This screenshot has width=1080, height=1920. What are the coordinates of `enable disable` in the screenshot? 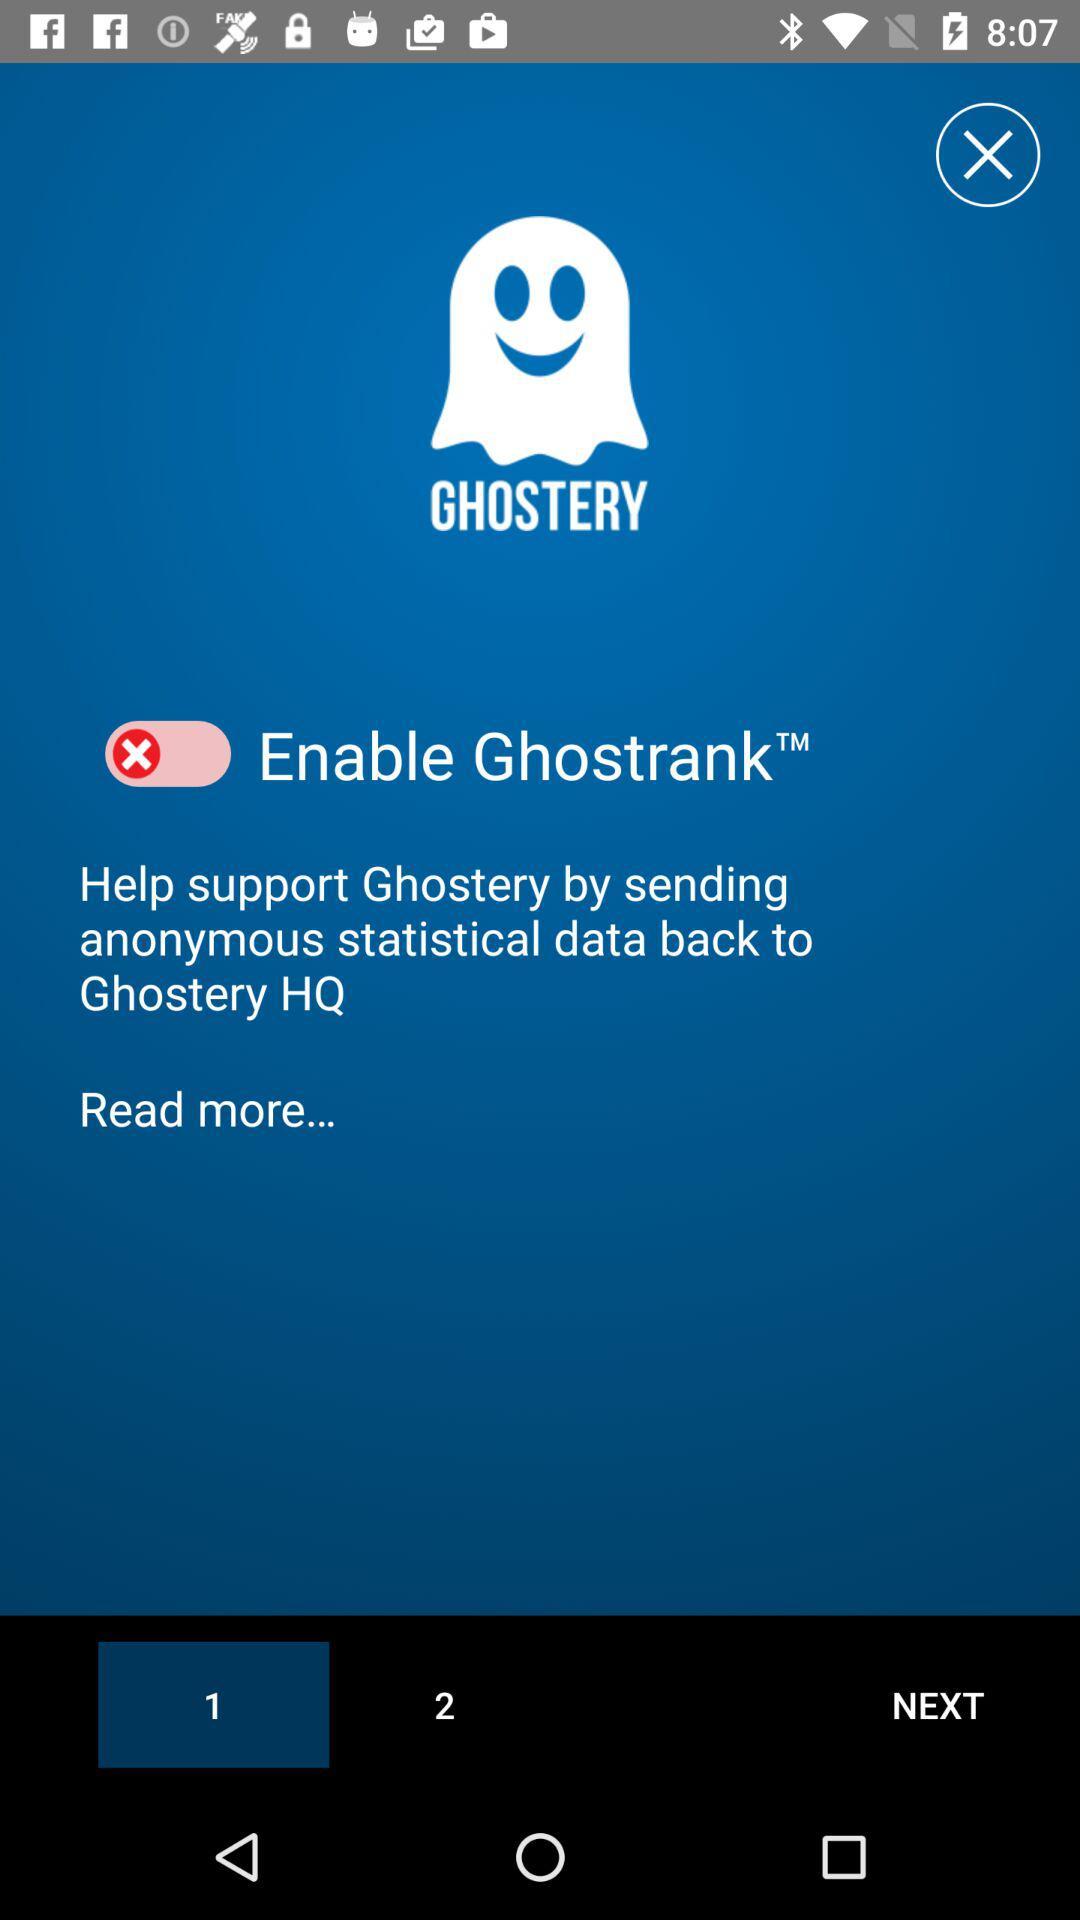 It's located at (167, 753).